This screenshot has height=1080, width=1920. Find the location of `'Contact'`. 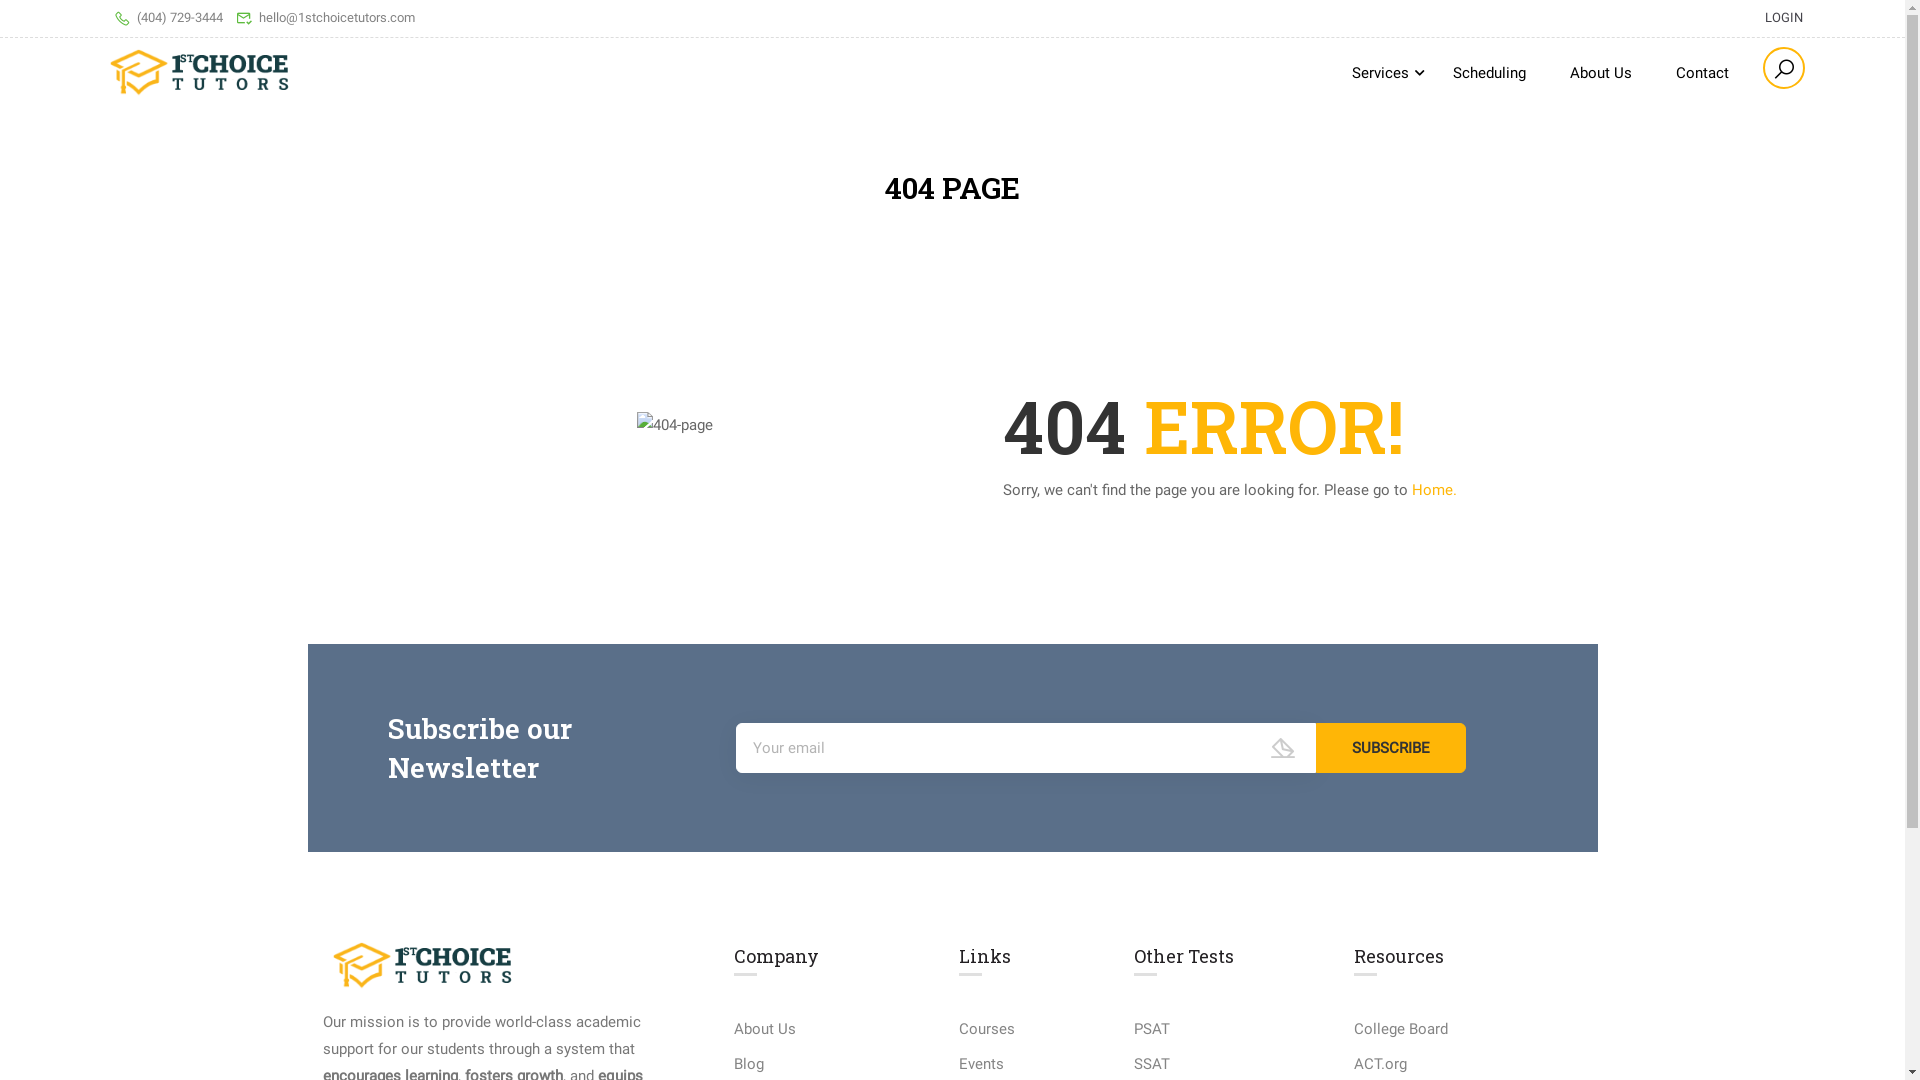

'Contact' is located at coordinates (1701, 71).